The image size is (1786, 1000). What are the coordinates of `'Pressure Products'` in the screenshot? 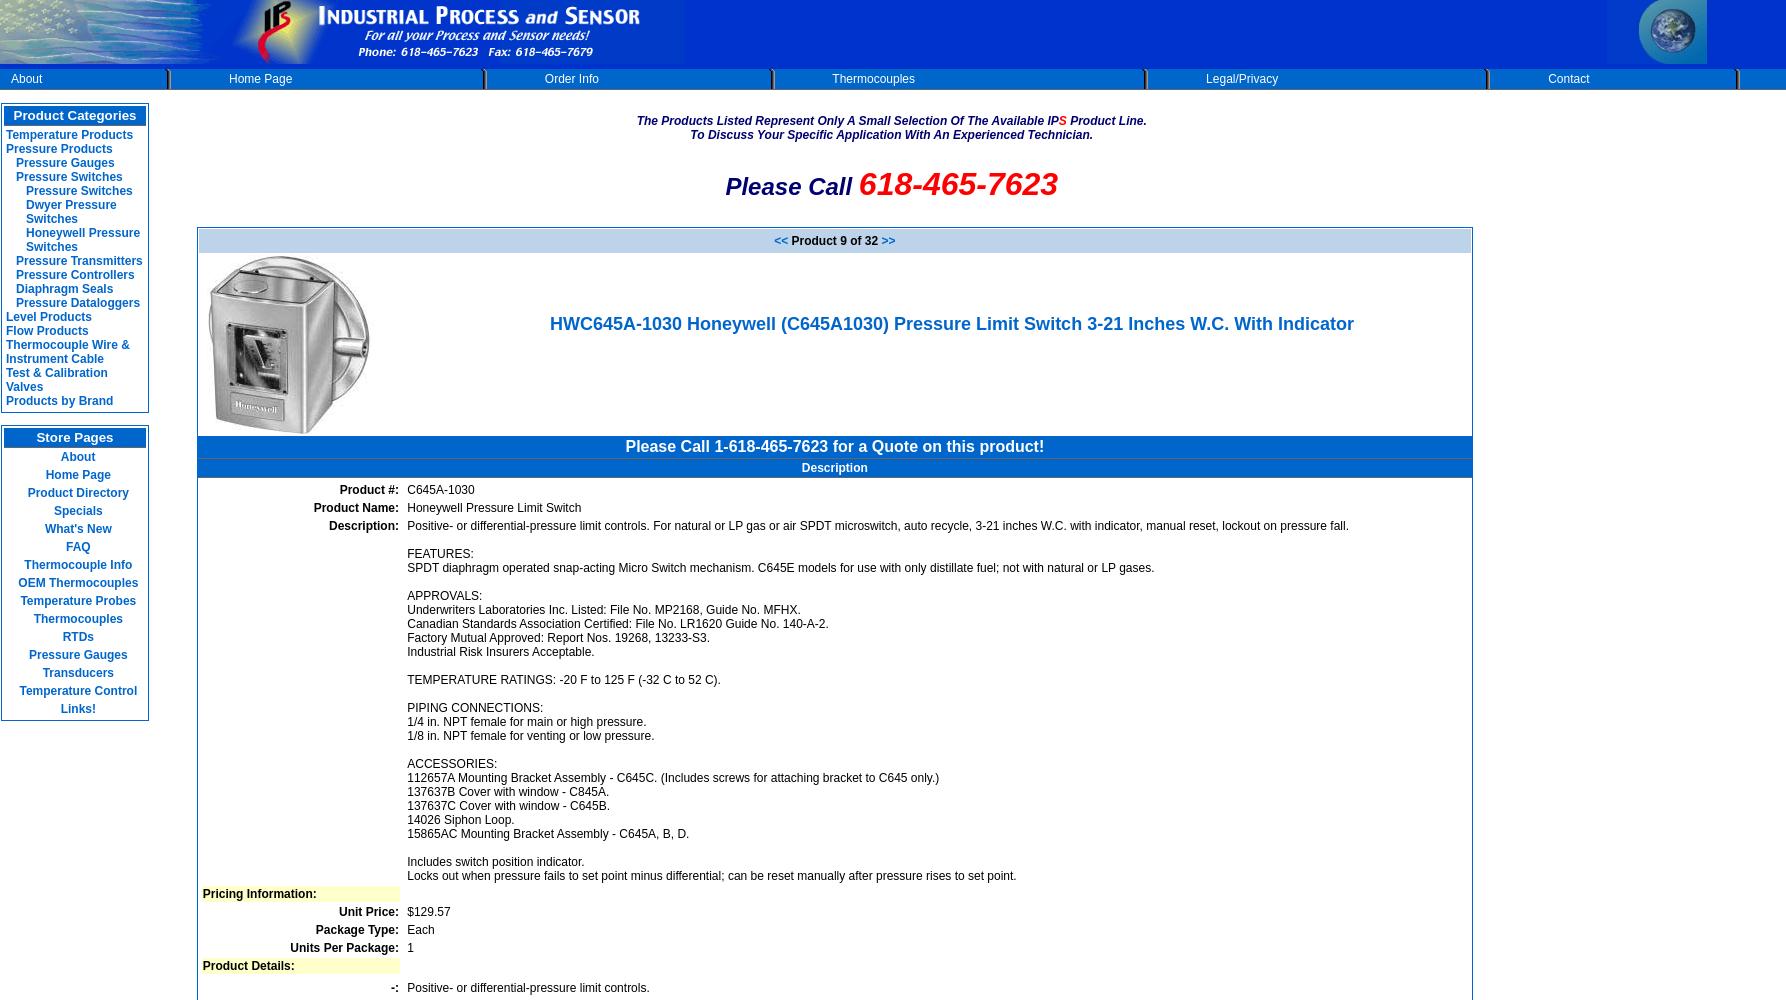 It's located at (58, 149).